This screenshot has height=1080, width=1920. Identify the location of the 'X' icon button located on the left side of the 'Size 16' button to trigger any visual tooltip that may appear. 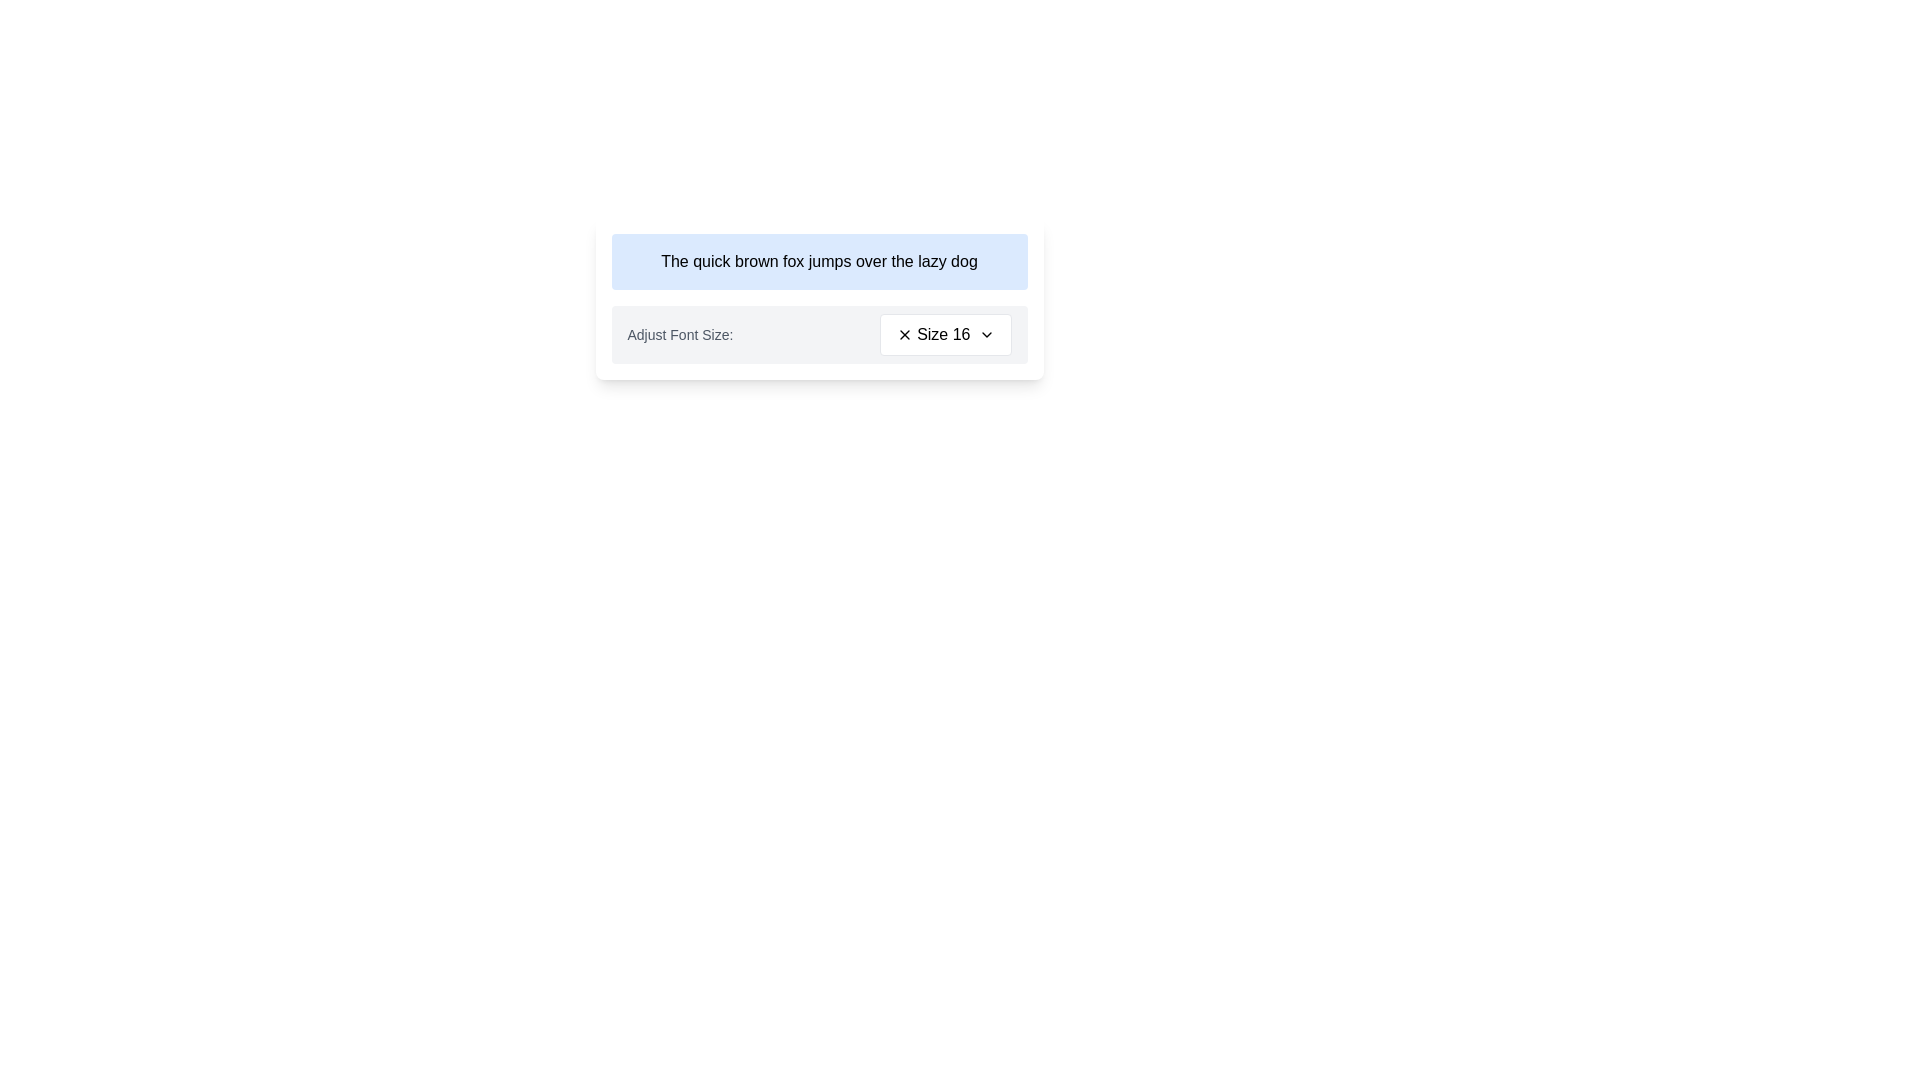
(904, 334).